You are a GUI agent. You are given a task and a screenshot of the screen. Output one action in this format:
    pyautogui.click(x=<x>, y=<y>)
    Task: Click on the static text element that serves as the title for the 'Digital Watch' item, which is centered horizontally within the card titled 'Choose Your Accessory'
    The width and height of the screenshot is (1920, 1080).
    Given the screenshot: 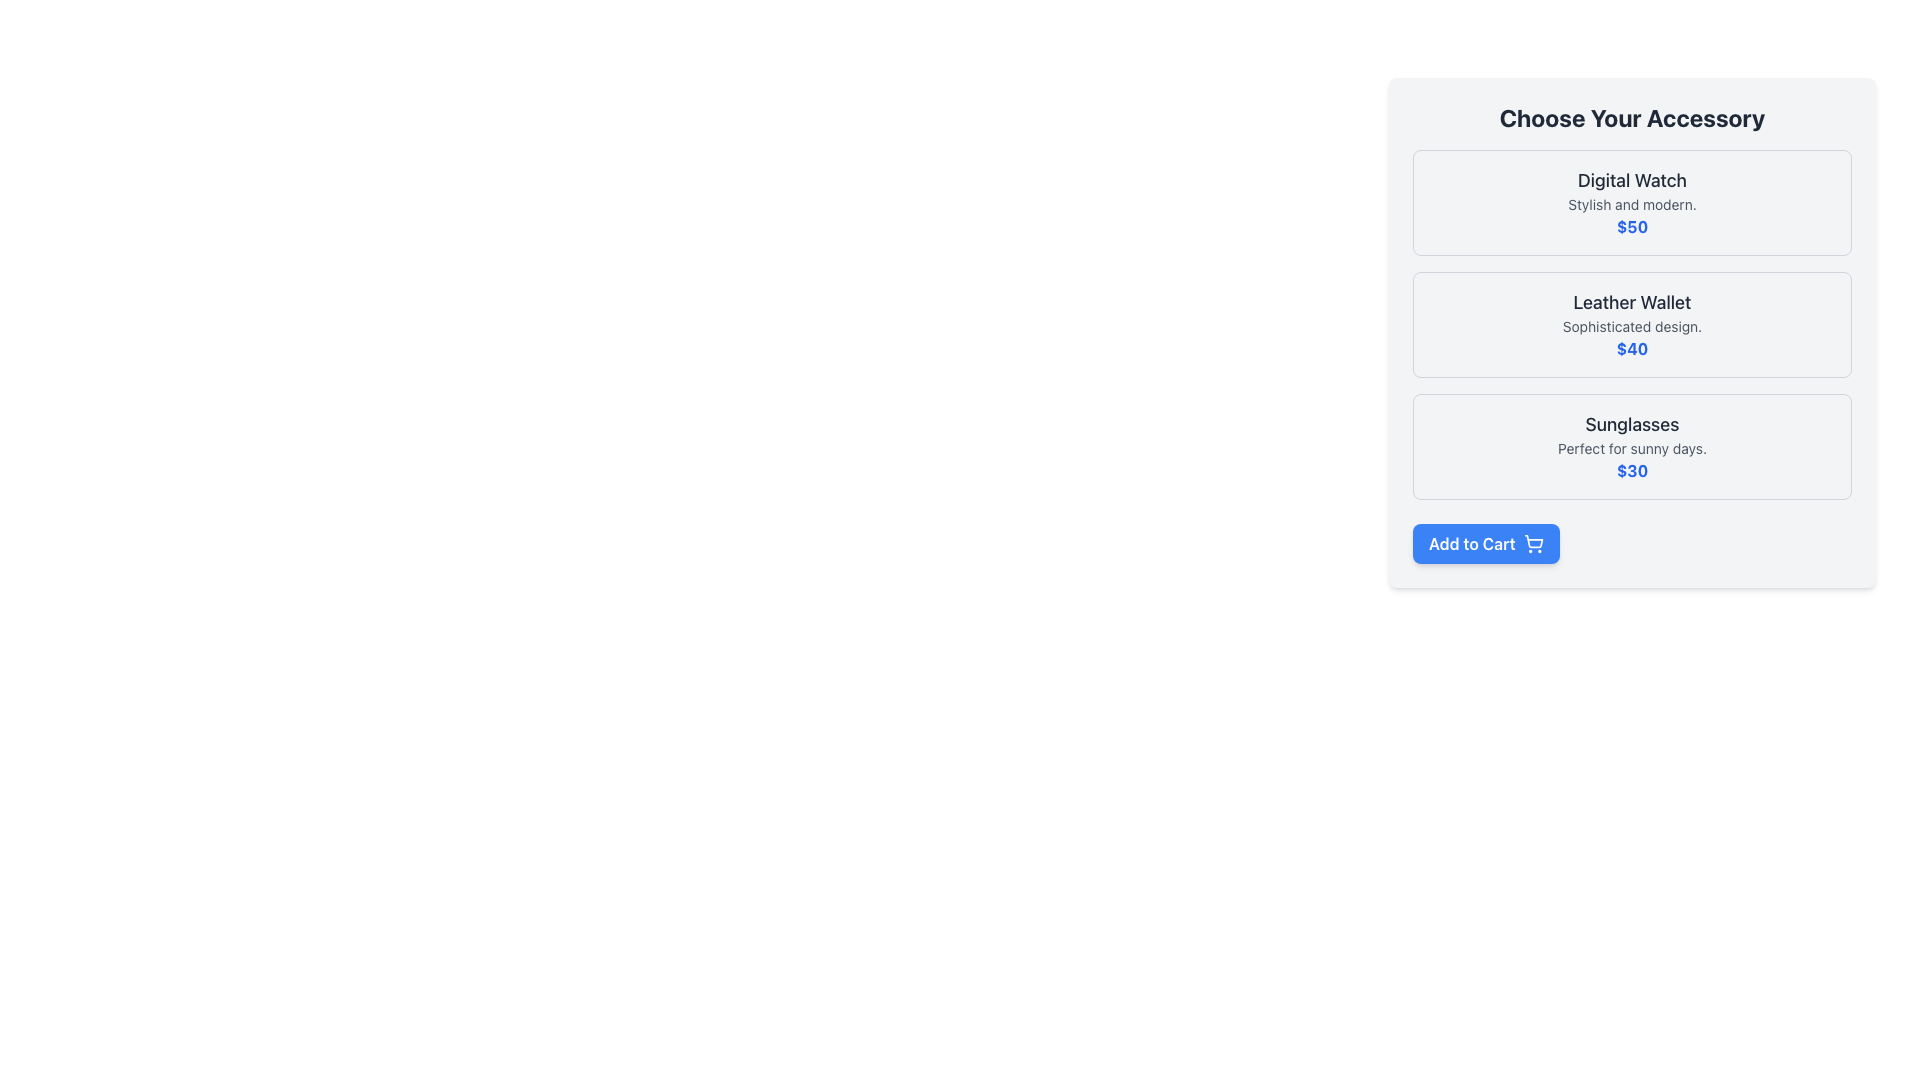 What is the action you would take?
    pyautogui.click(x=1632, y=181)
    